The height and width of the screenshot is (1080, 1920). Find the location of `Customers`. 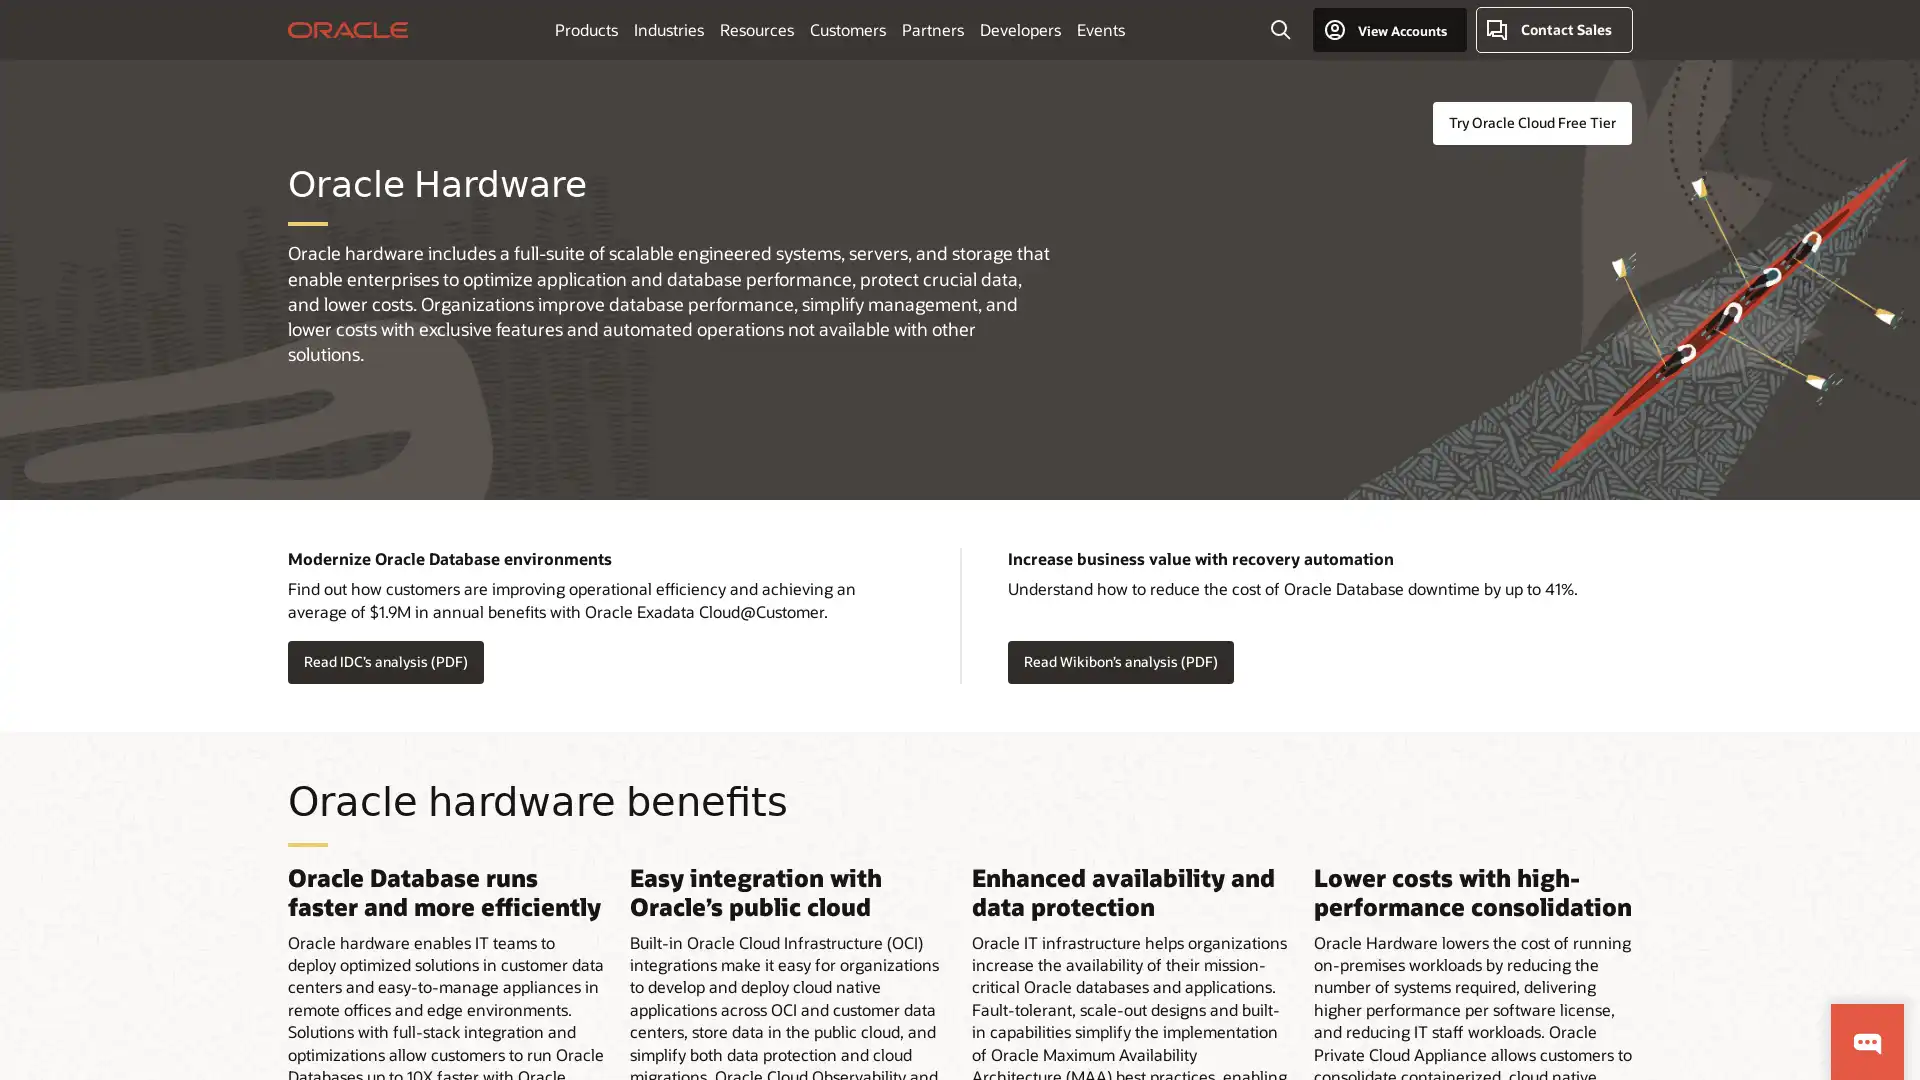

Customers is located at coordinates (846, 29).